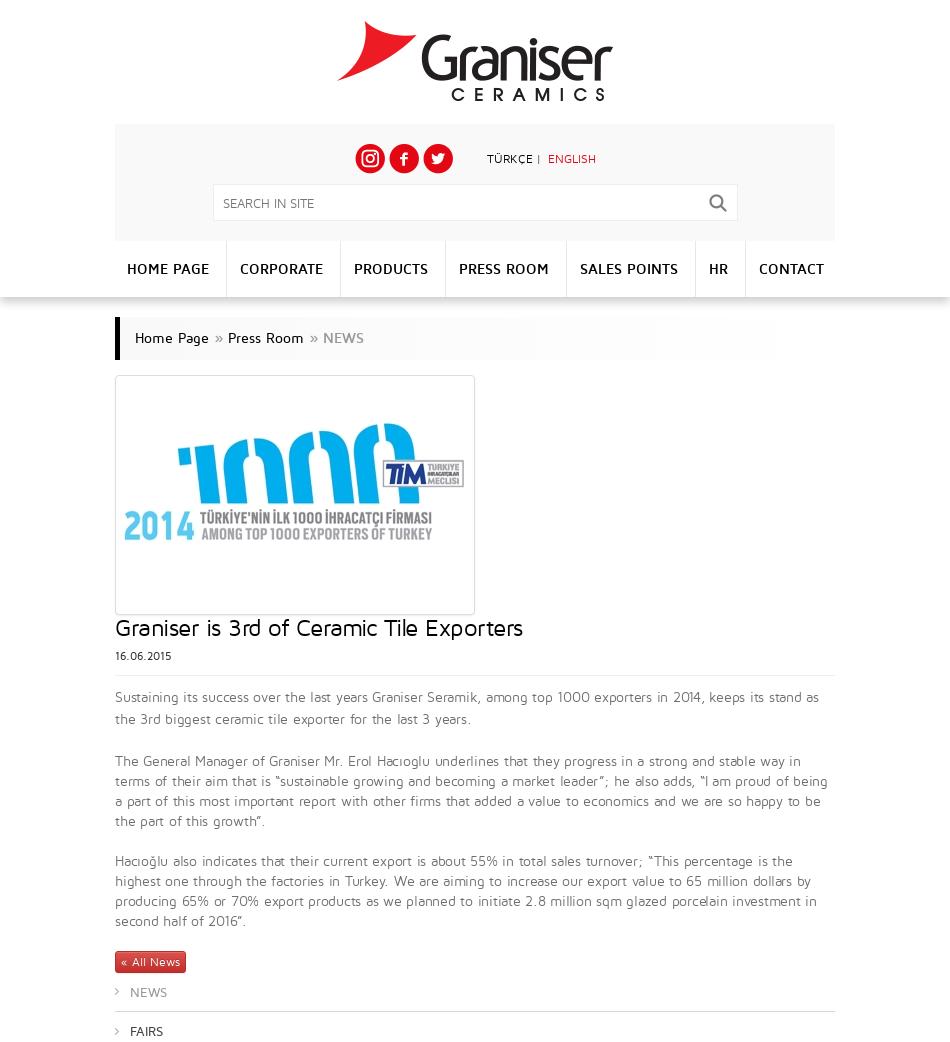  Describe the element at coordinates (115, 789) in the screenshot. I see `'The General Manager of Graniser Mr. Erol Hacıoglu underlines that they progress in a strong and stable way in terms of their aim that is “sustainable growing and becoming a market leader”; he also adds, “I am proud of being a part of this most important report with other firms that added a value to economics and we are so happy to be the part of this growth”.'` at that location.